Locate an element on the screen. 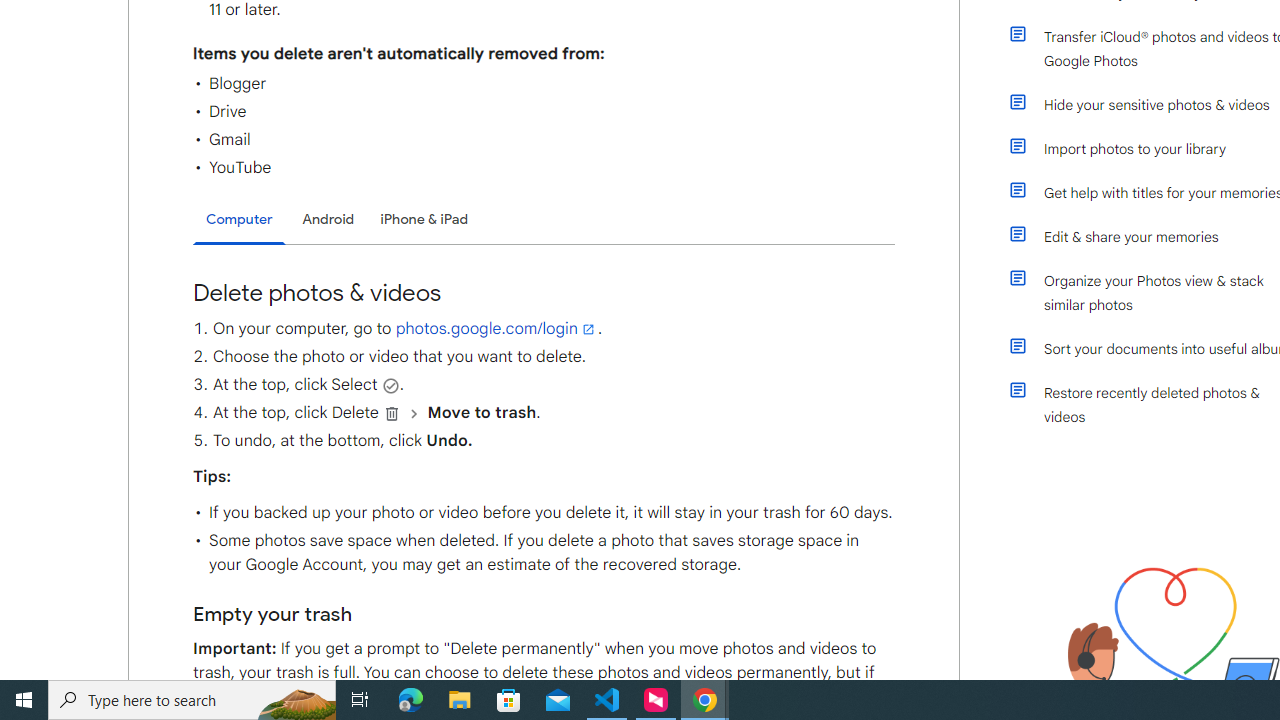 The height and width of the screenshot is (720, 1280). 'Computer' is located at coordinates (239, 220).